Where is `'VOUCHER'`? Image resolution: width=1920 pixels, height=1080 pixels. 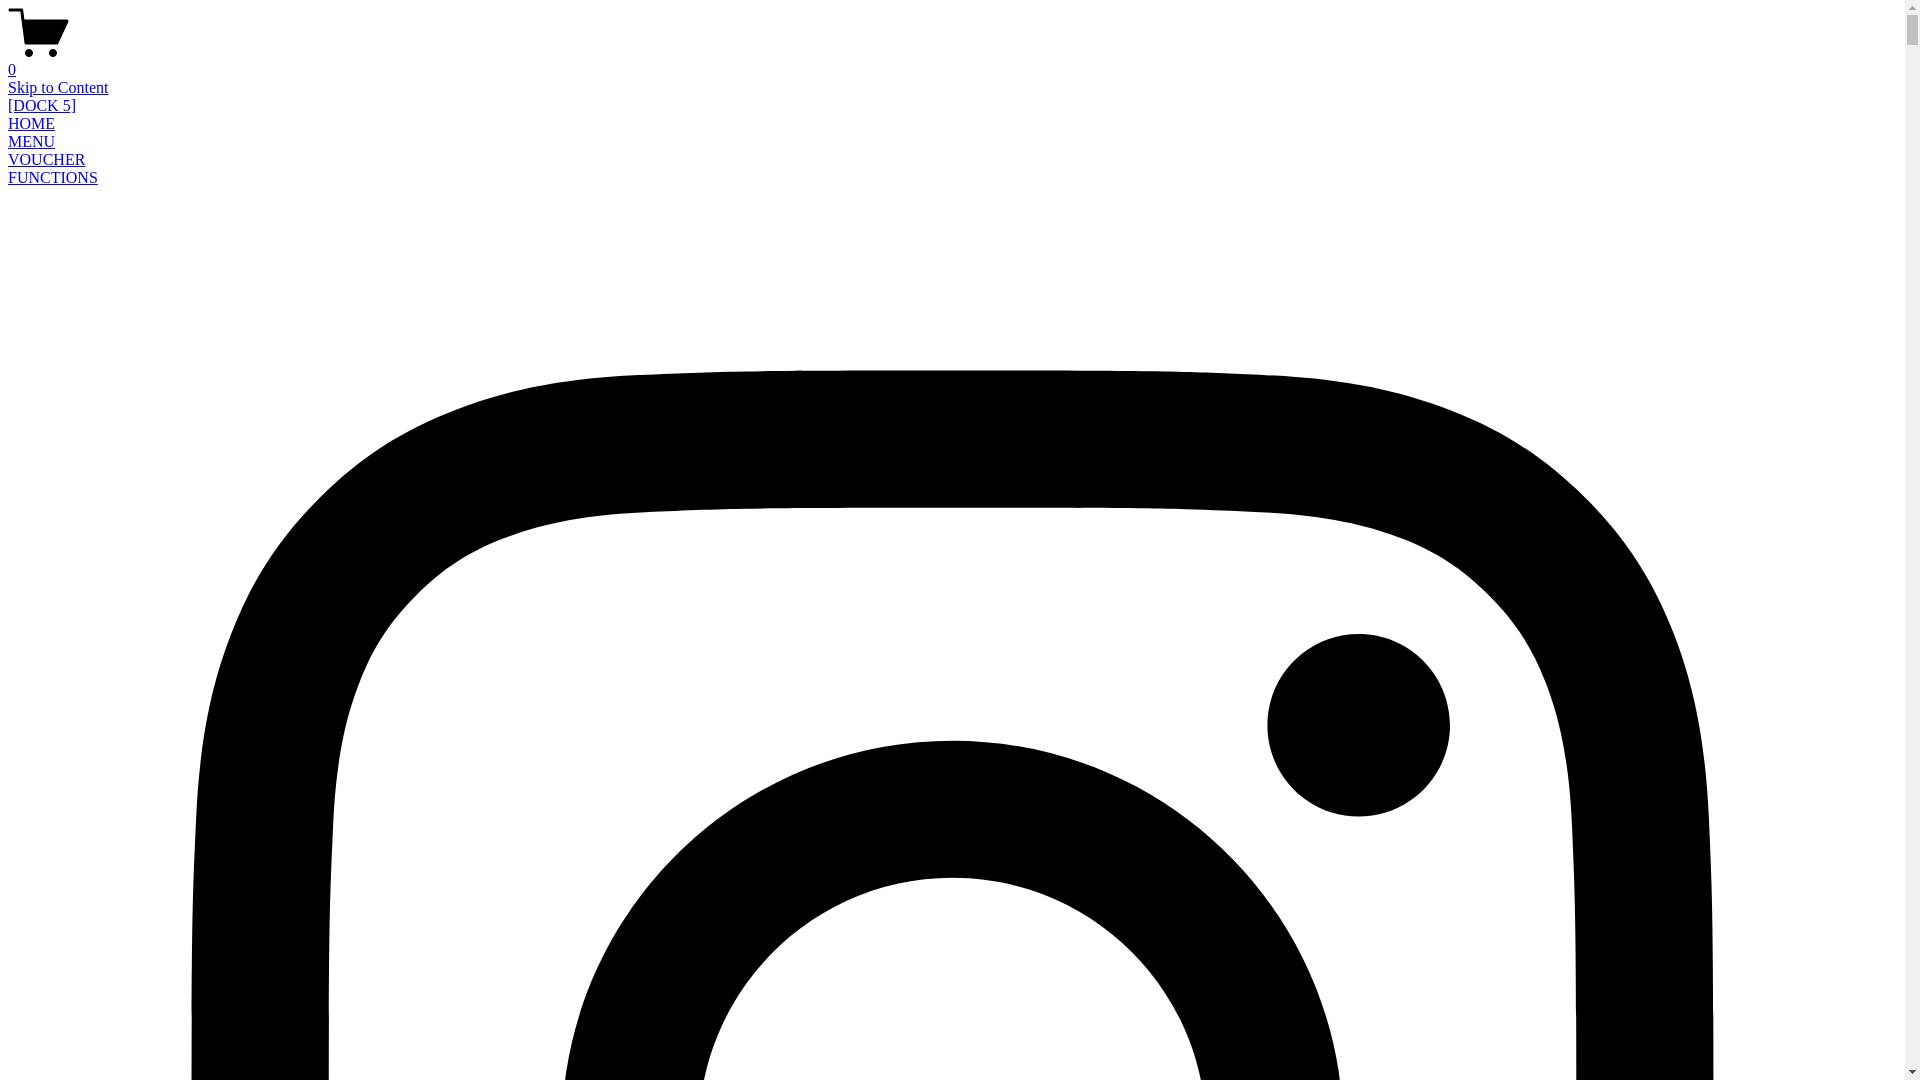
'VOUCHER' is located at coordinates (8, 158).